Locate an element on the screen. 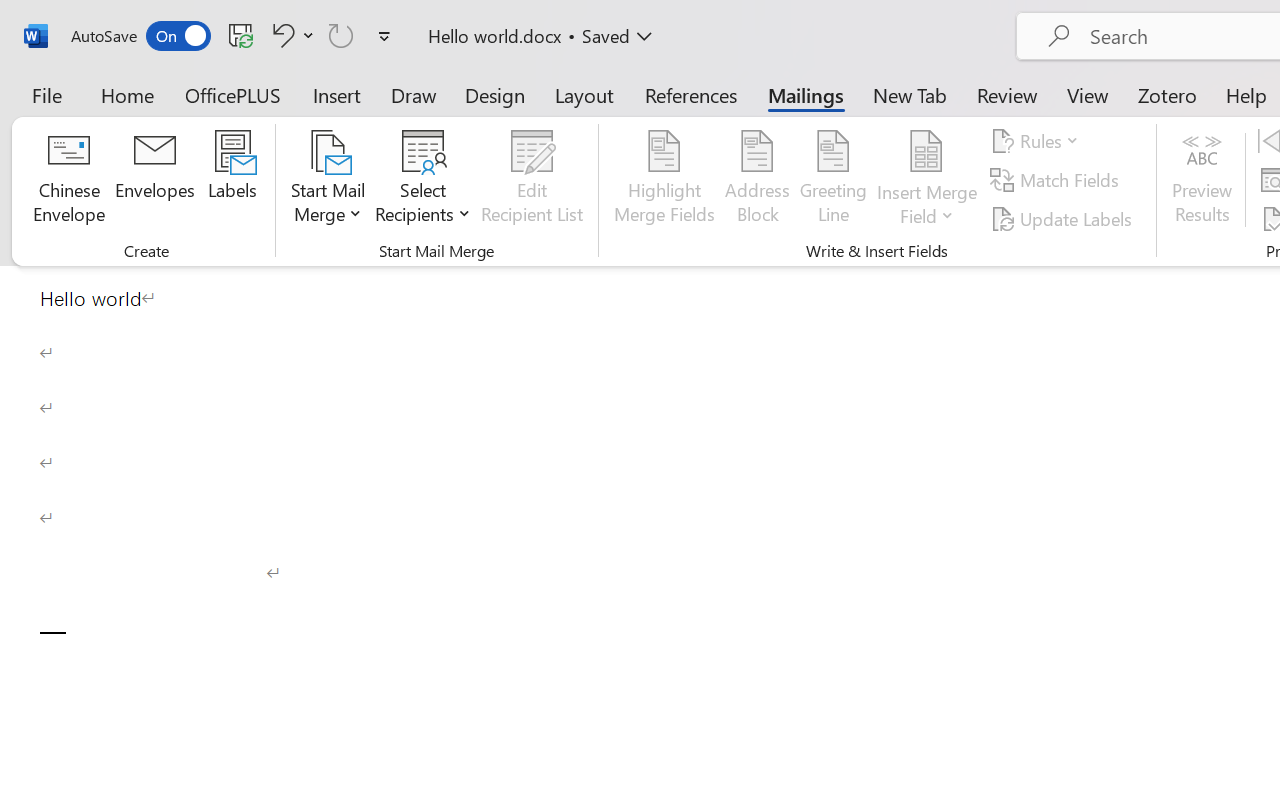 This screenshot has width=1280, height=800. 'Match Fields...' is located at coordinates (1056, 179).